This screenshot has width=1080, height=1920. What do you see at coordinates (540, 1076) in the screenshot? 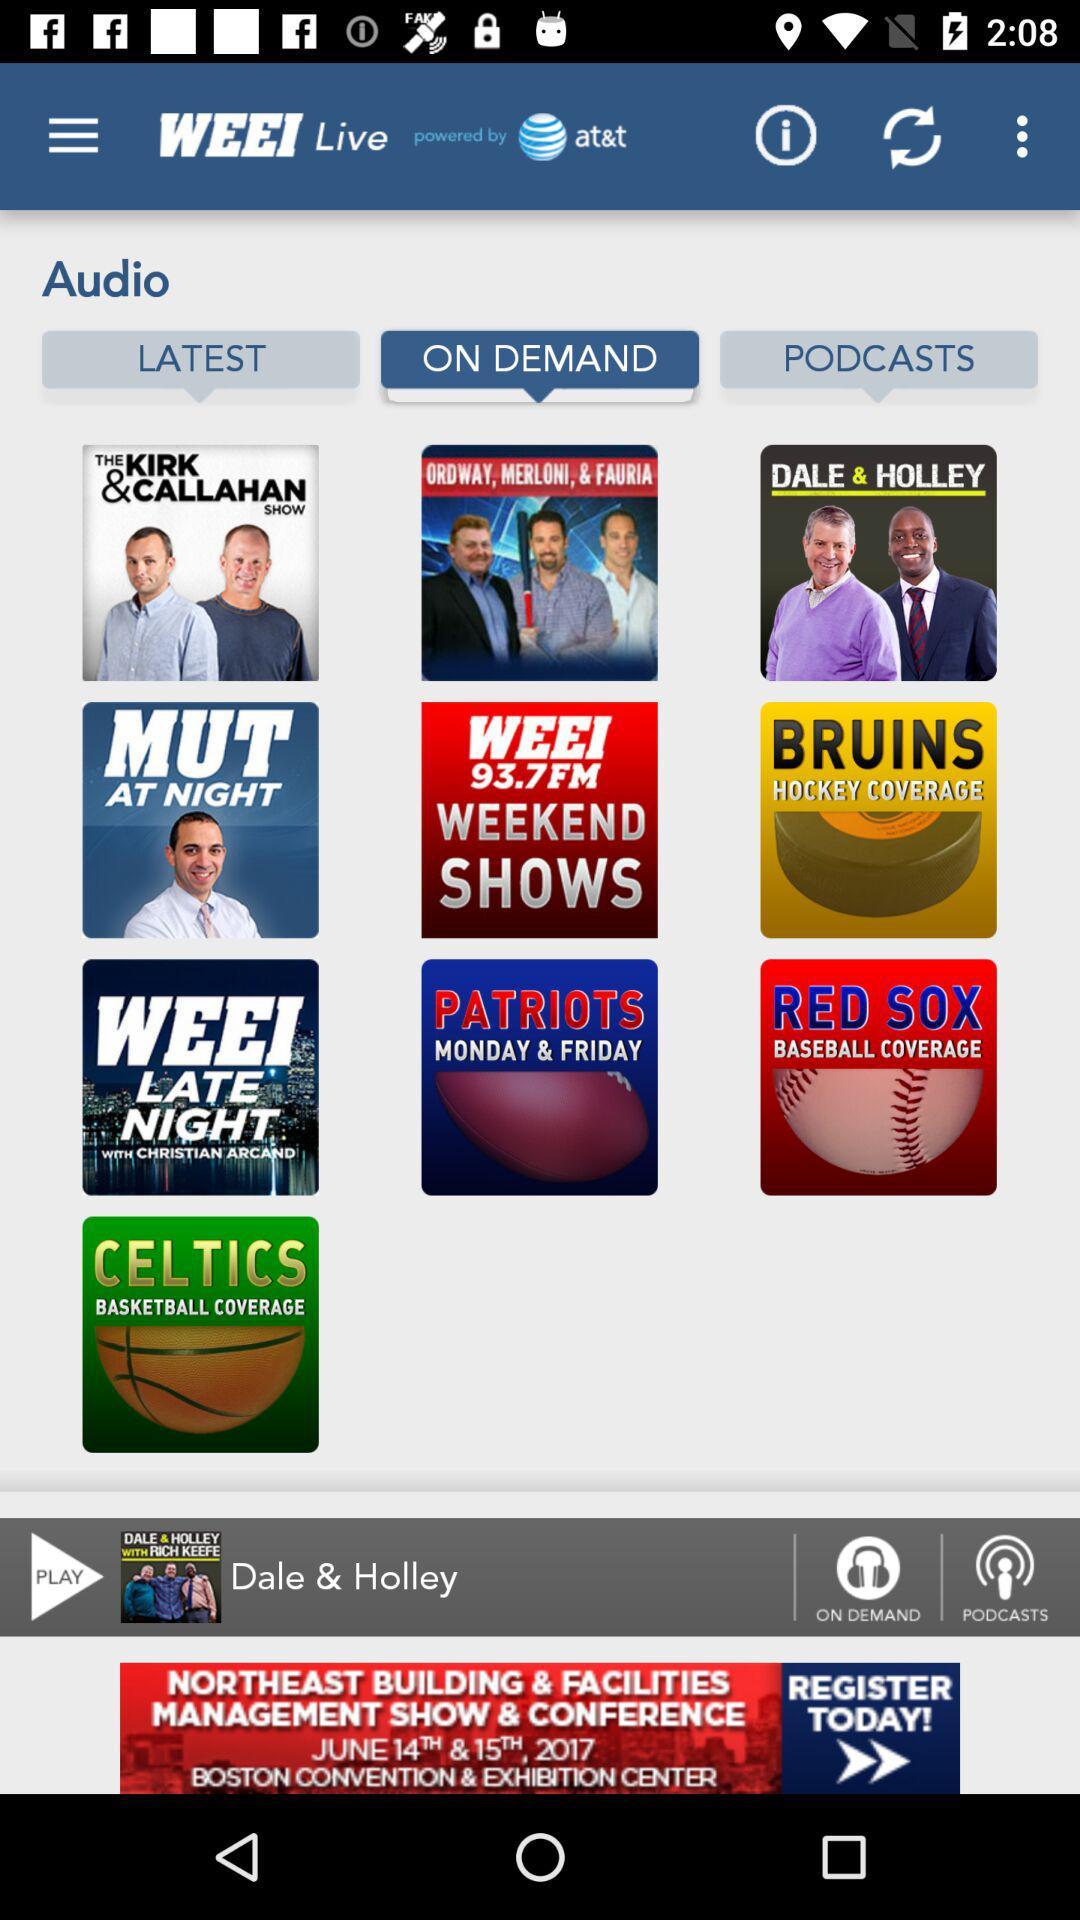
I see `the second image from the bottom second row` at bounding box center [540, 1076].